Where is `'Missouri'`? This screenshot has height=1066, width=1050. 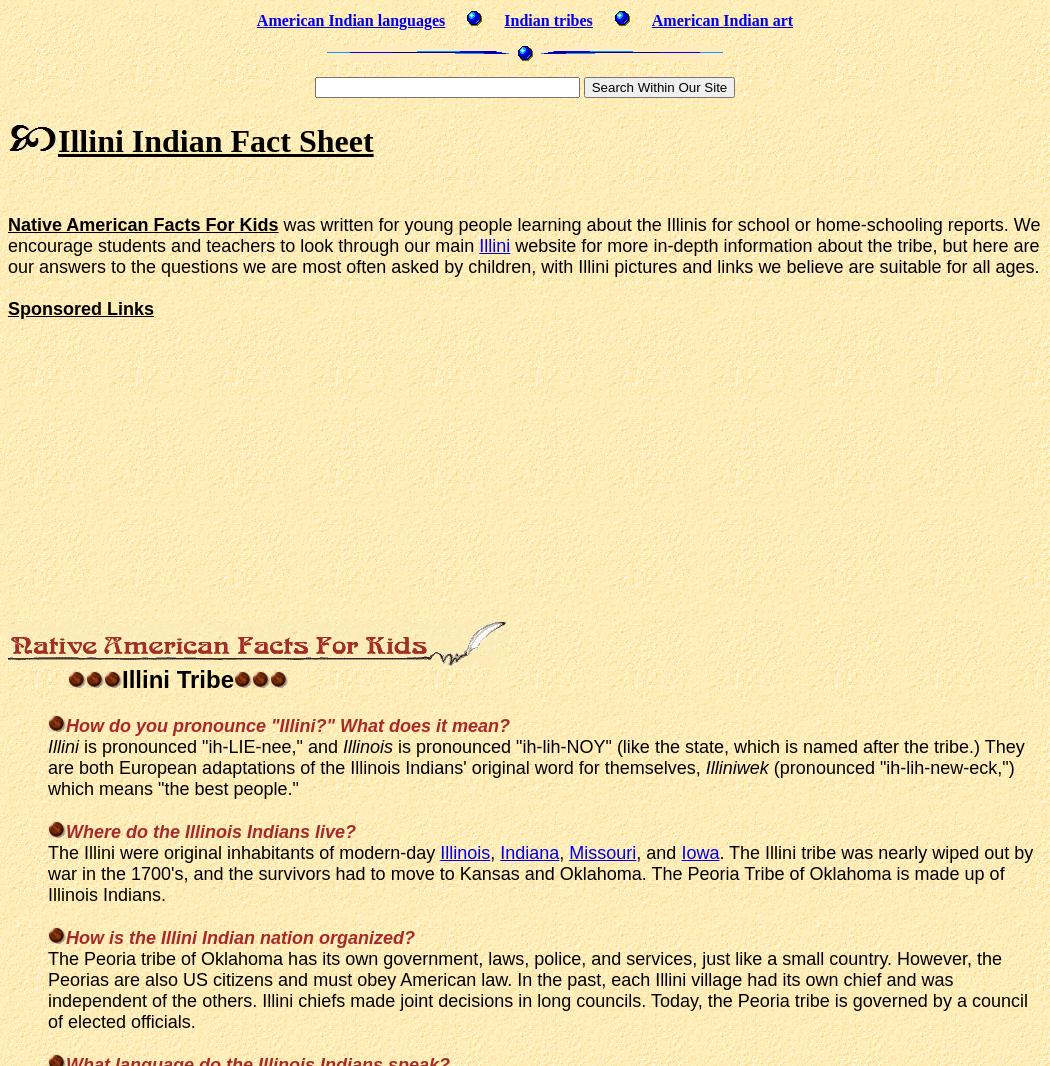 'Missouri' is located at coordinates (602, 851).